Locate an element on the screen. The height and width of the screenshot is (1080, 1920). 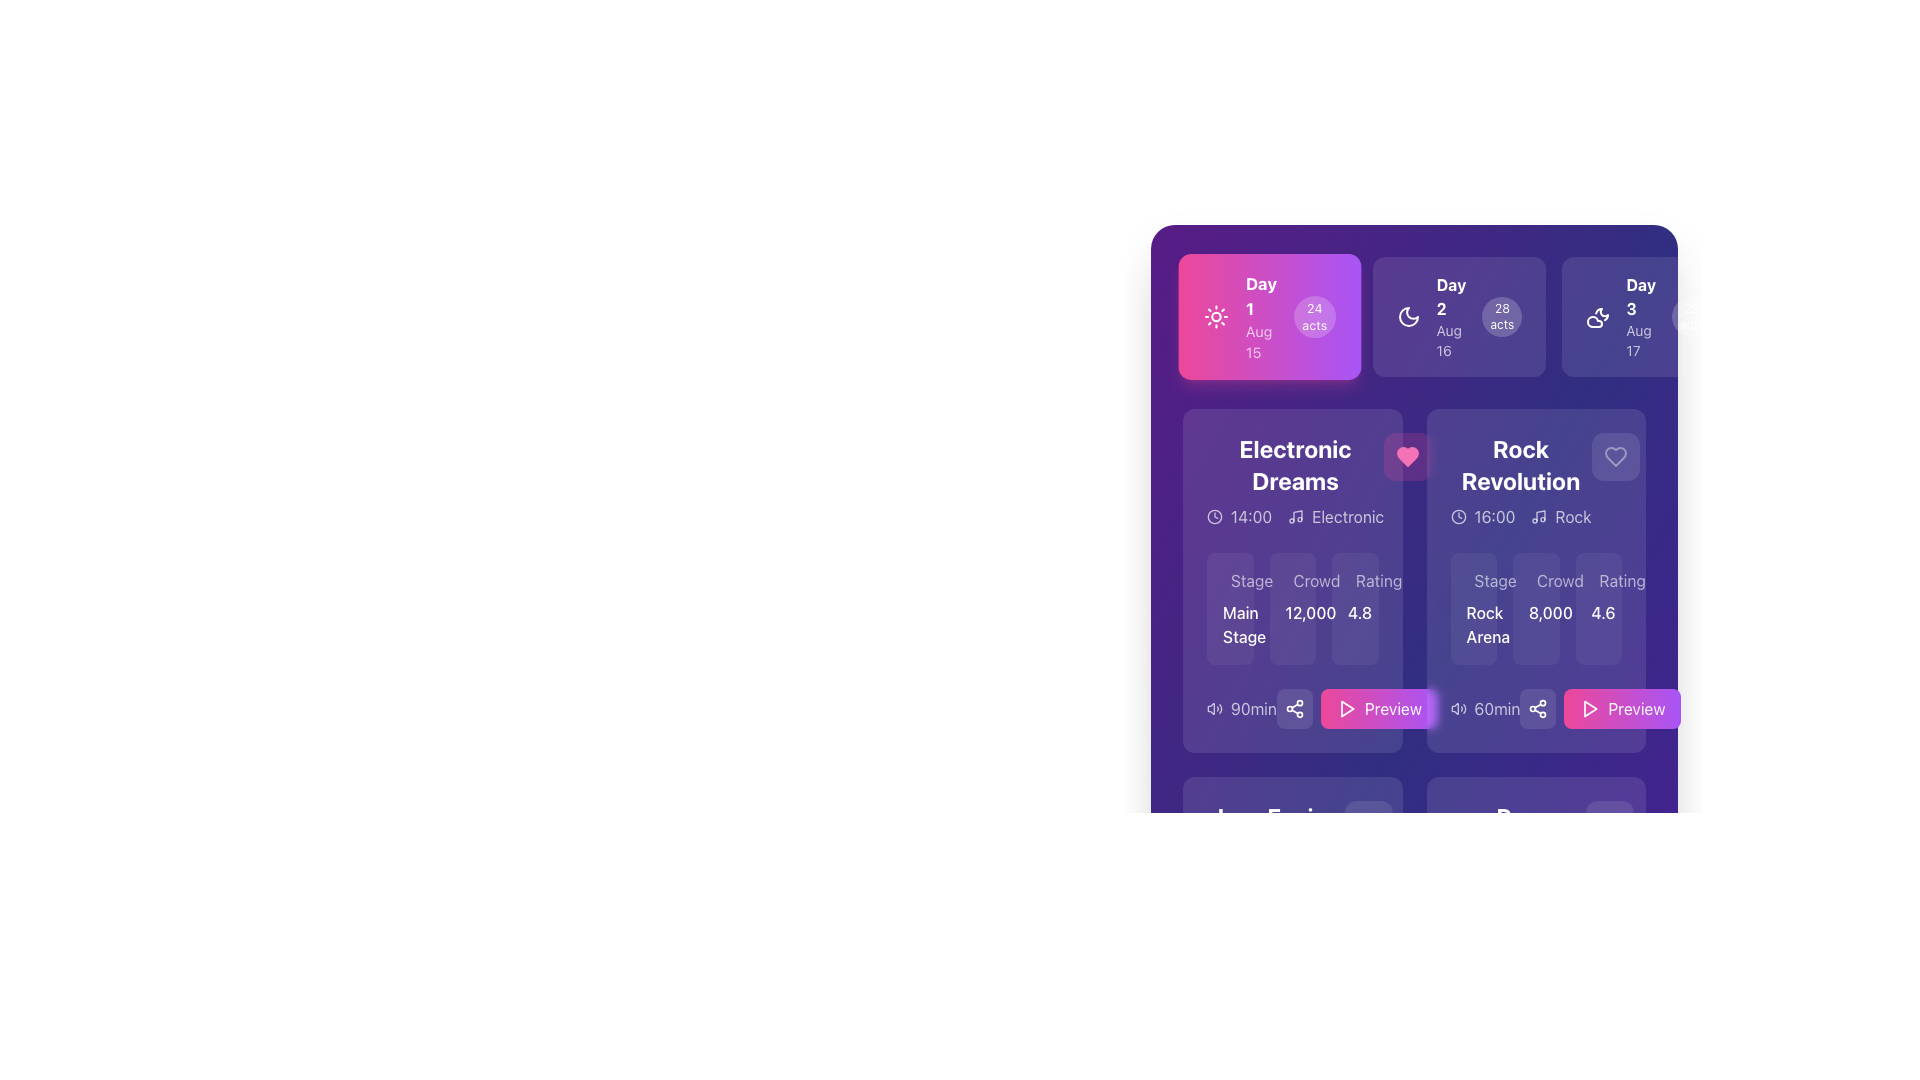
the informational badge displaying '22 acts', which is located at the top-right corner of the card for 'Day 3, Aug 17' is located at coordinates (1691, 315).